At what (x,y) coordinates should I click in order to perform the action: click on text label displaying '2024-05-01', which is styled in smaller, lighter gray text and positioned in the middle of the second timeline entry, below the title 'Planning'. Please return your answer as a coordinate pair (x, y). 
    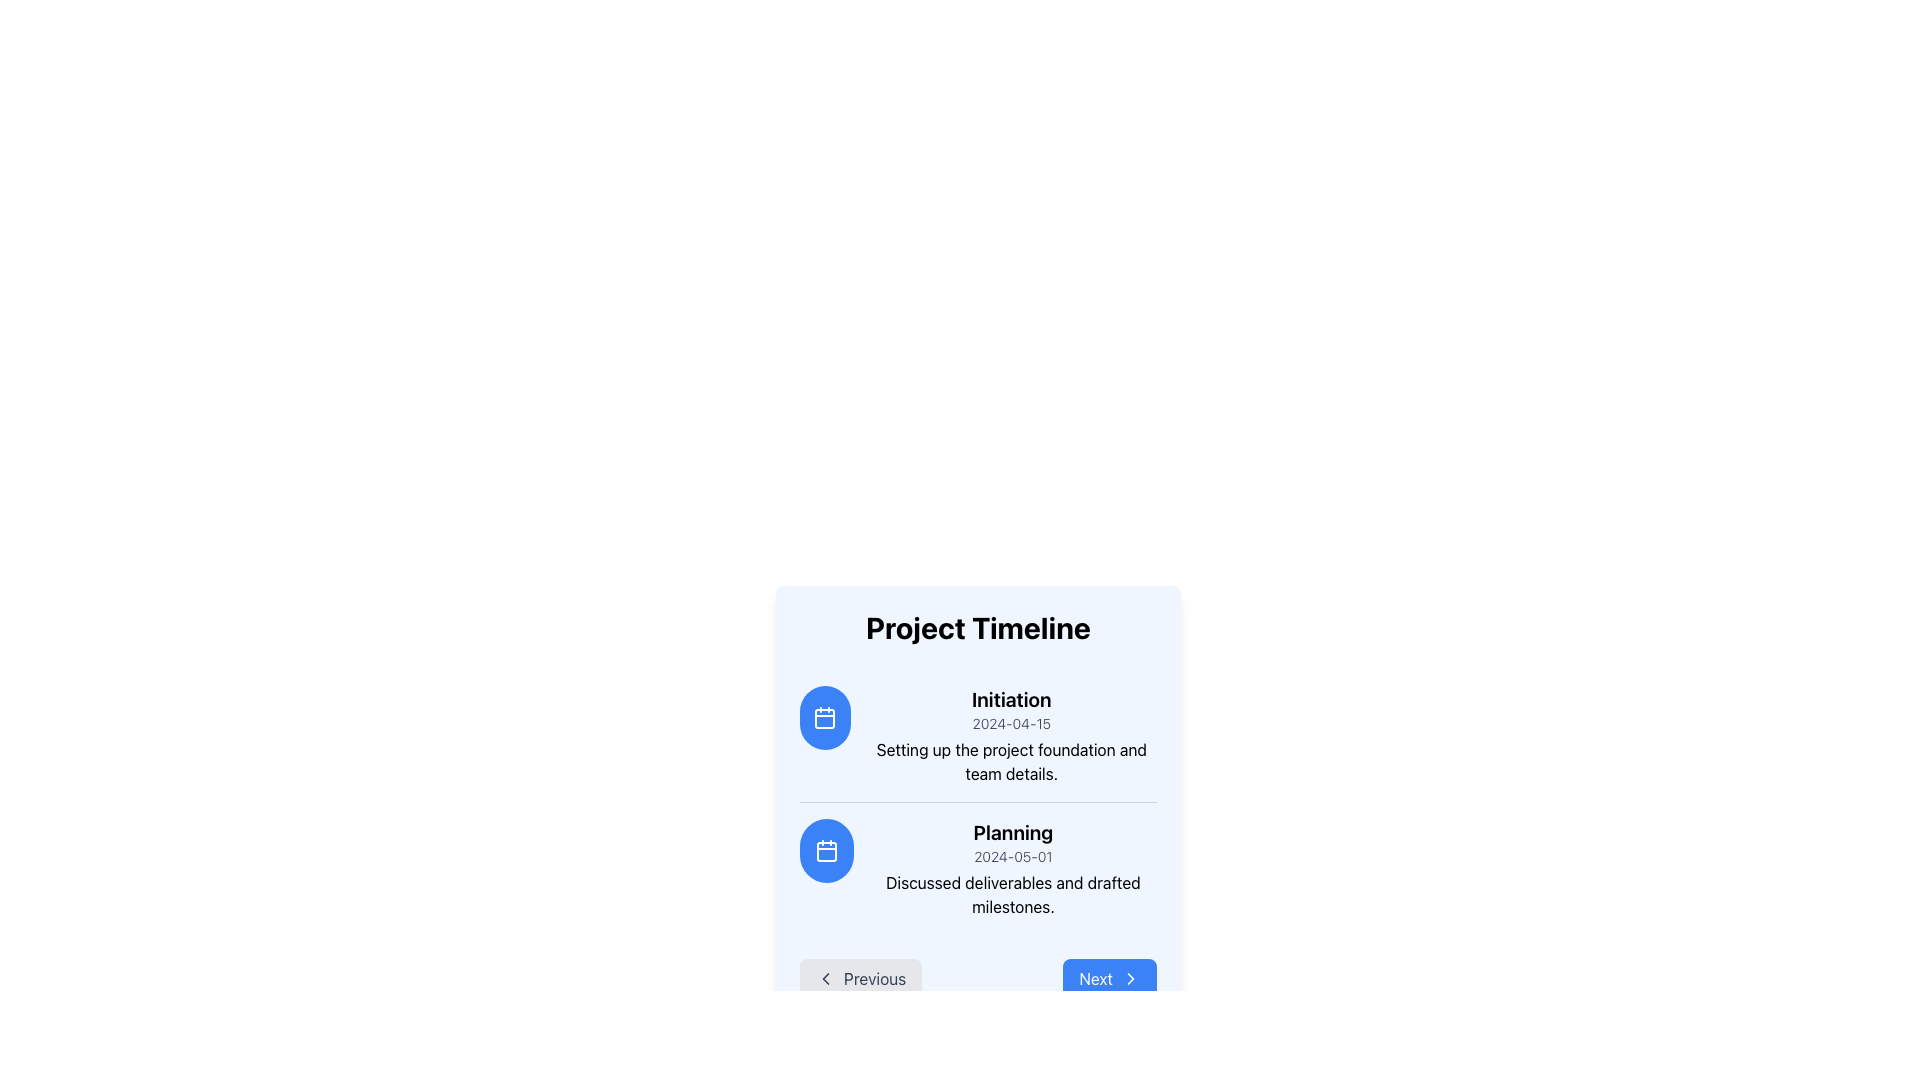
    Looking at the image, I should click on (1013, 855).